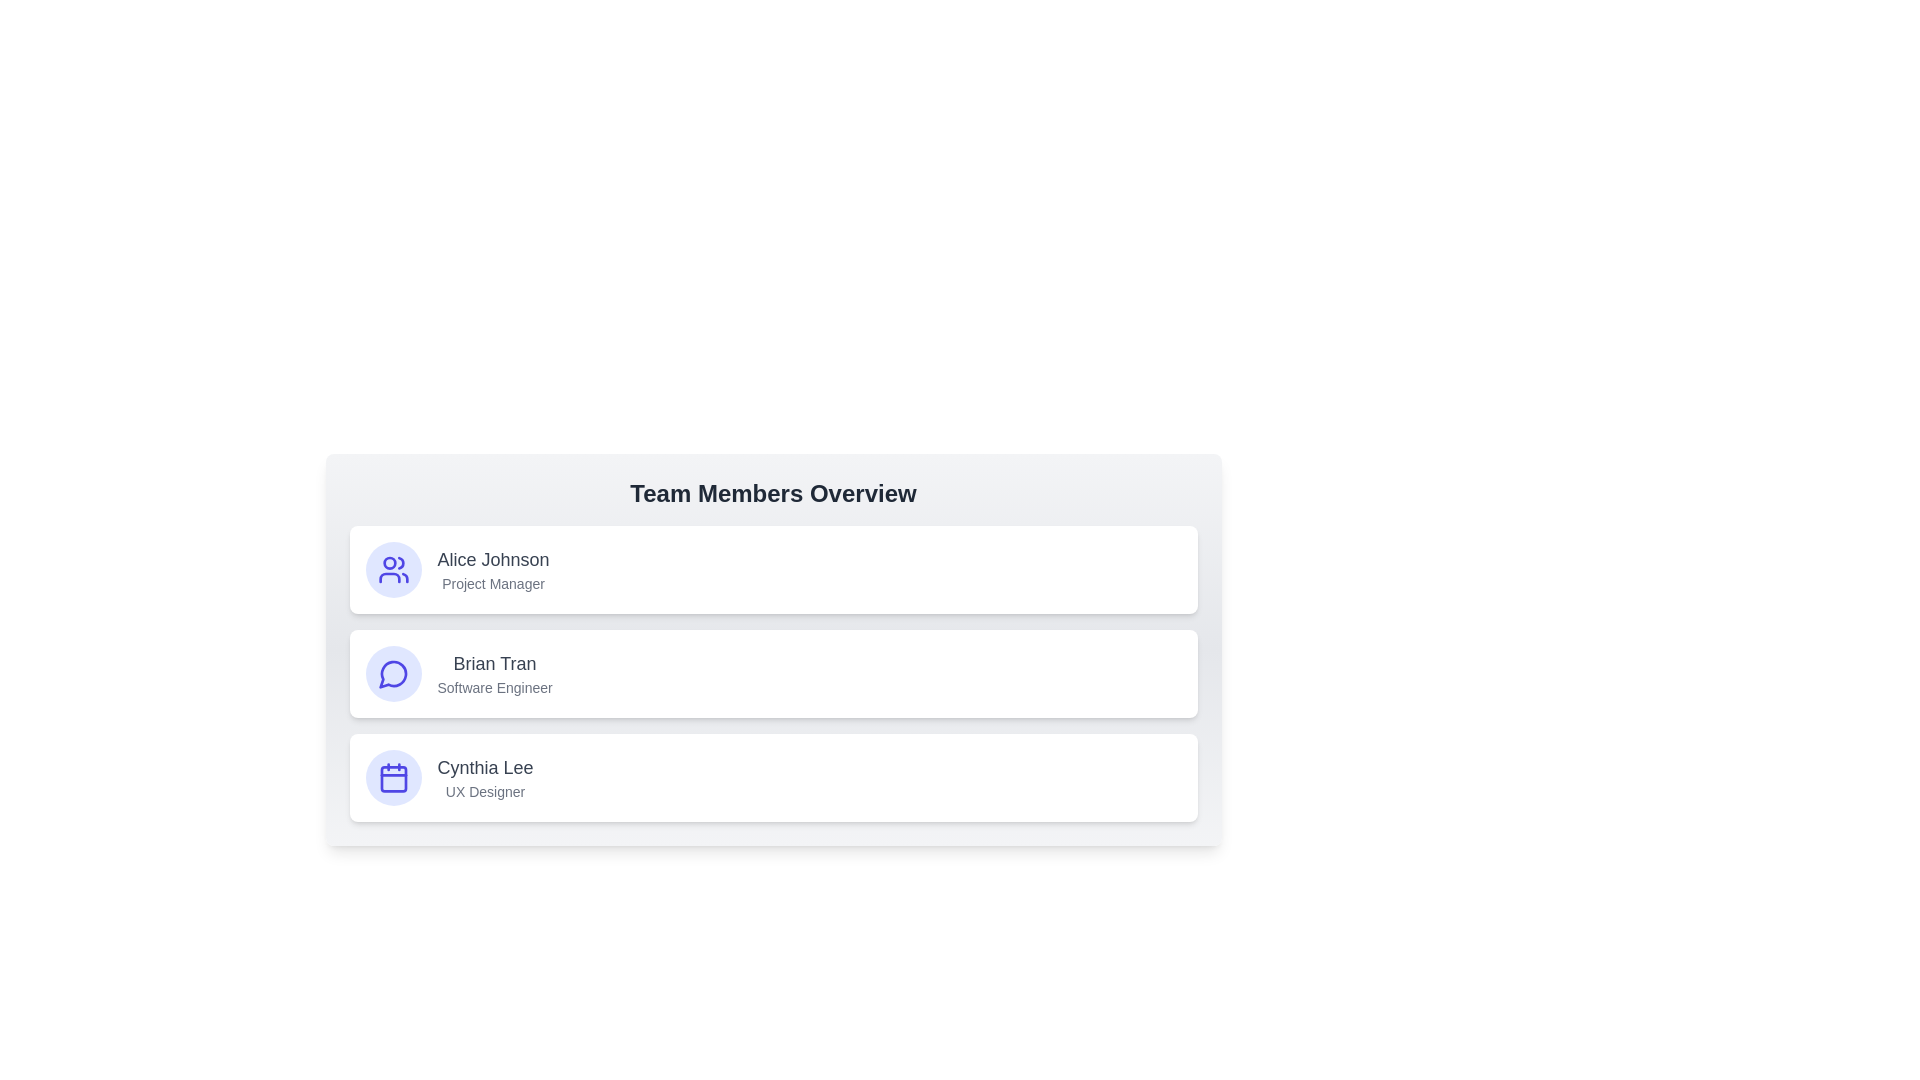  Describe the element at coordinates (772, 777) in the screenshot. I see `the card of the team member Cynthia Lee to select them` at that location.